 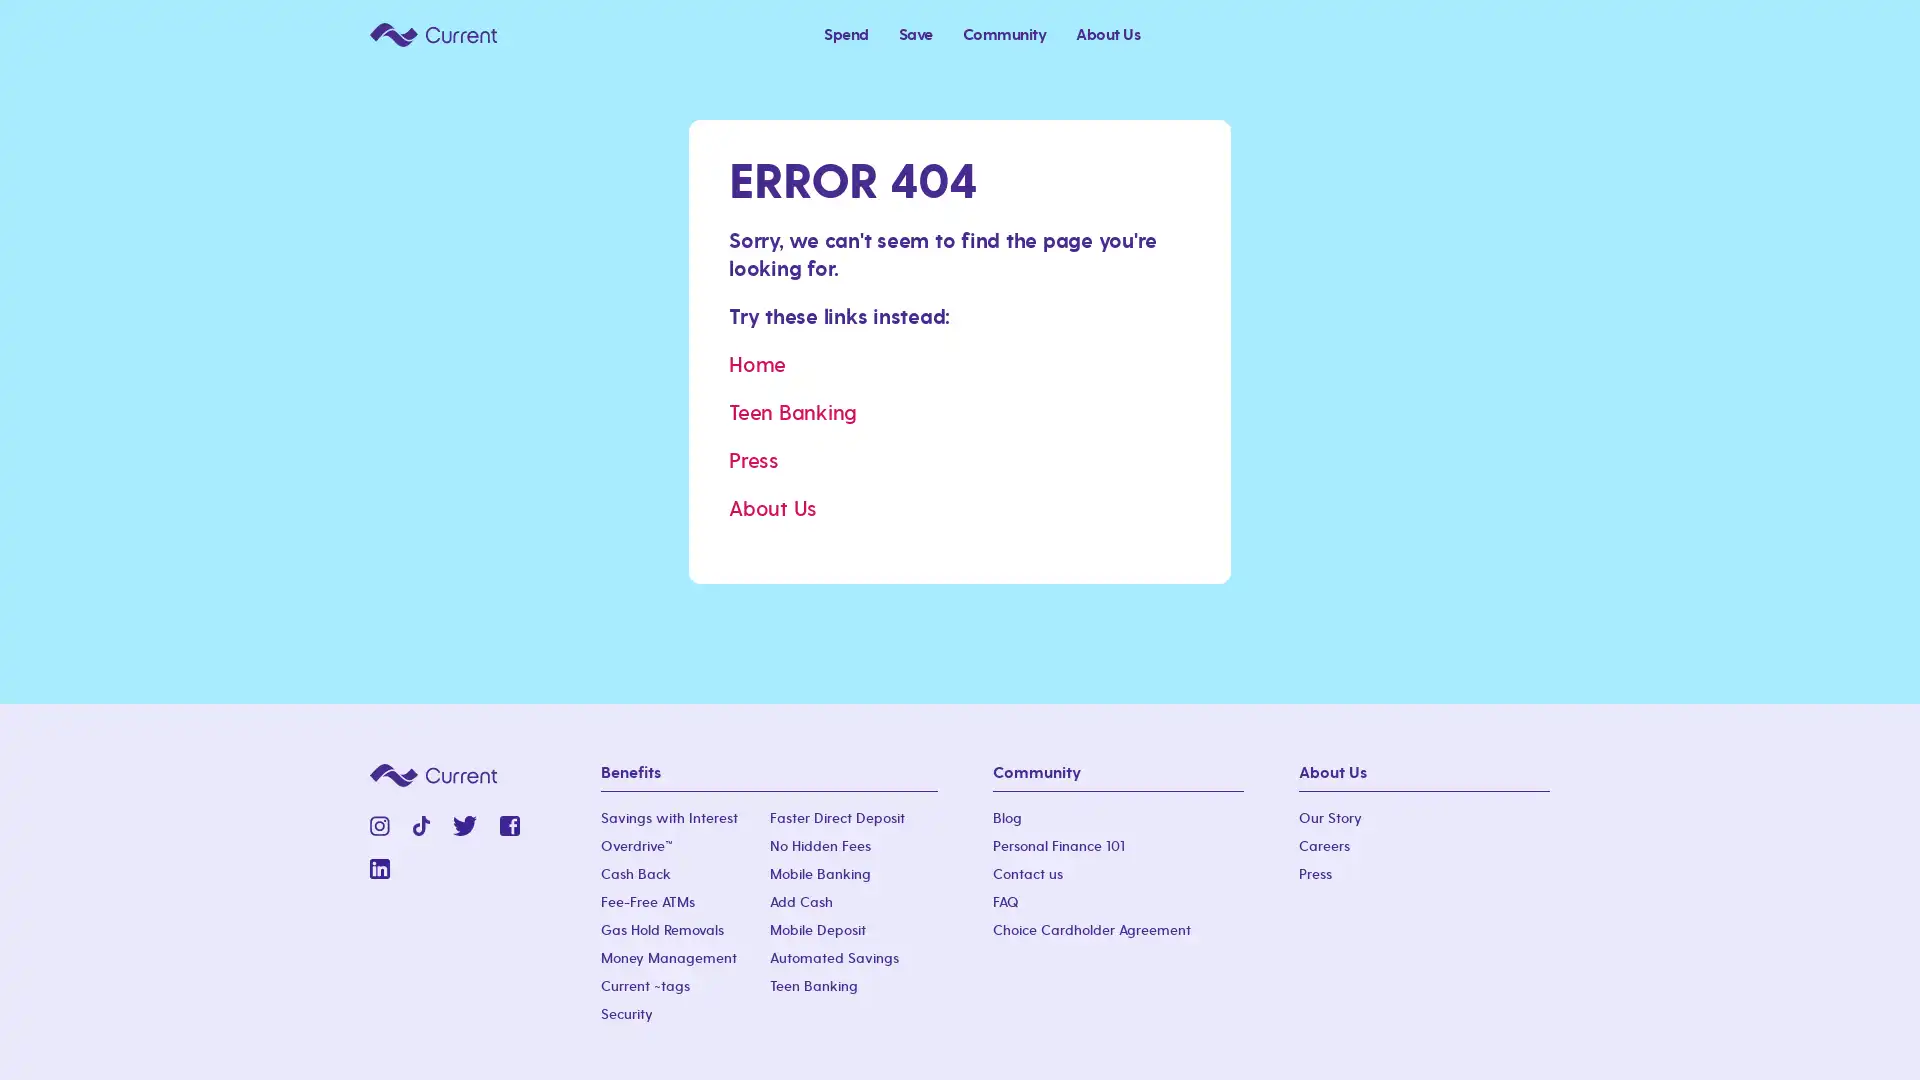 What do you see at coordinates (800, 902) in the screenshot?
I see `Add Cash` at bounding box center [800, 902].